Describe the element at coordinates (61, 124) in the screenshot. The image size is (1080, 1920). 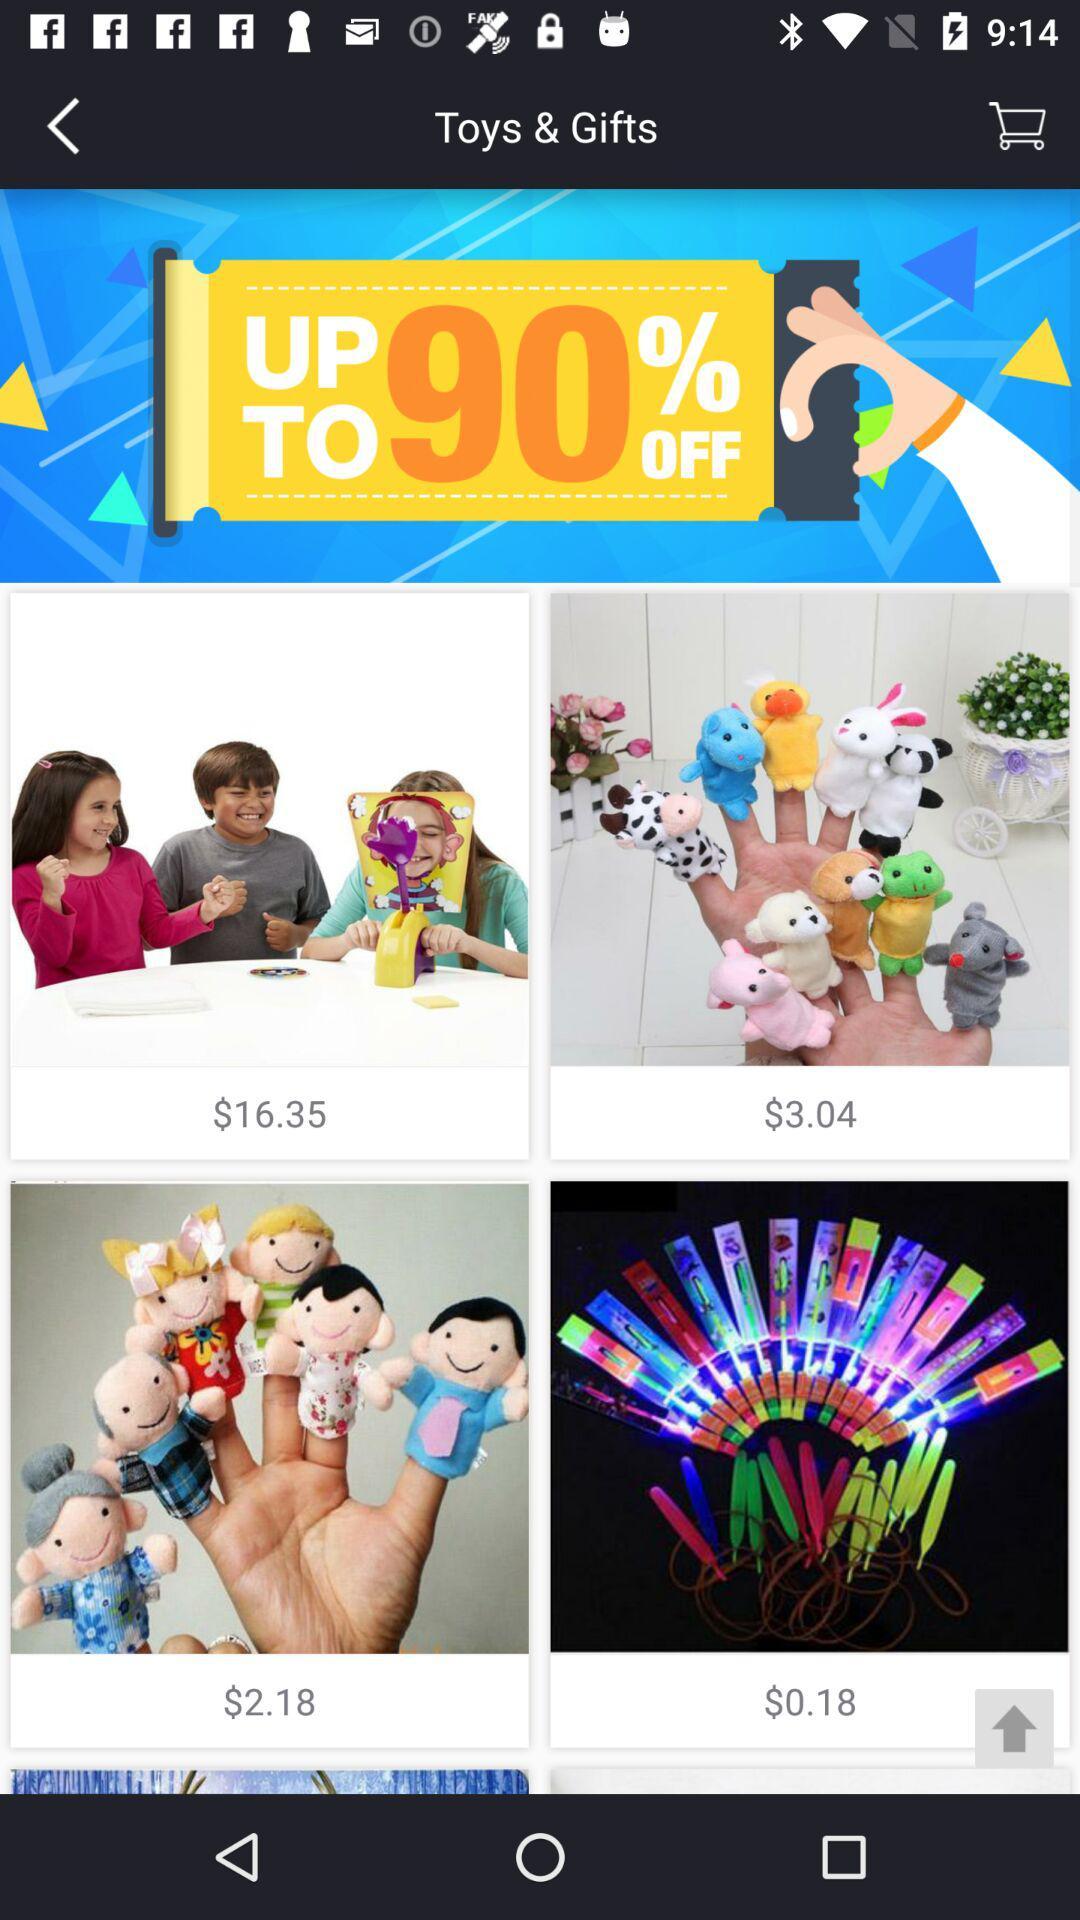
I see `the arrow_backward icon` at that location.